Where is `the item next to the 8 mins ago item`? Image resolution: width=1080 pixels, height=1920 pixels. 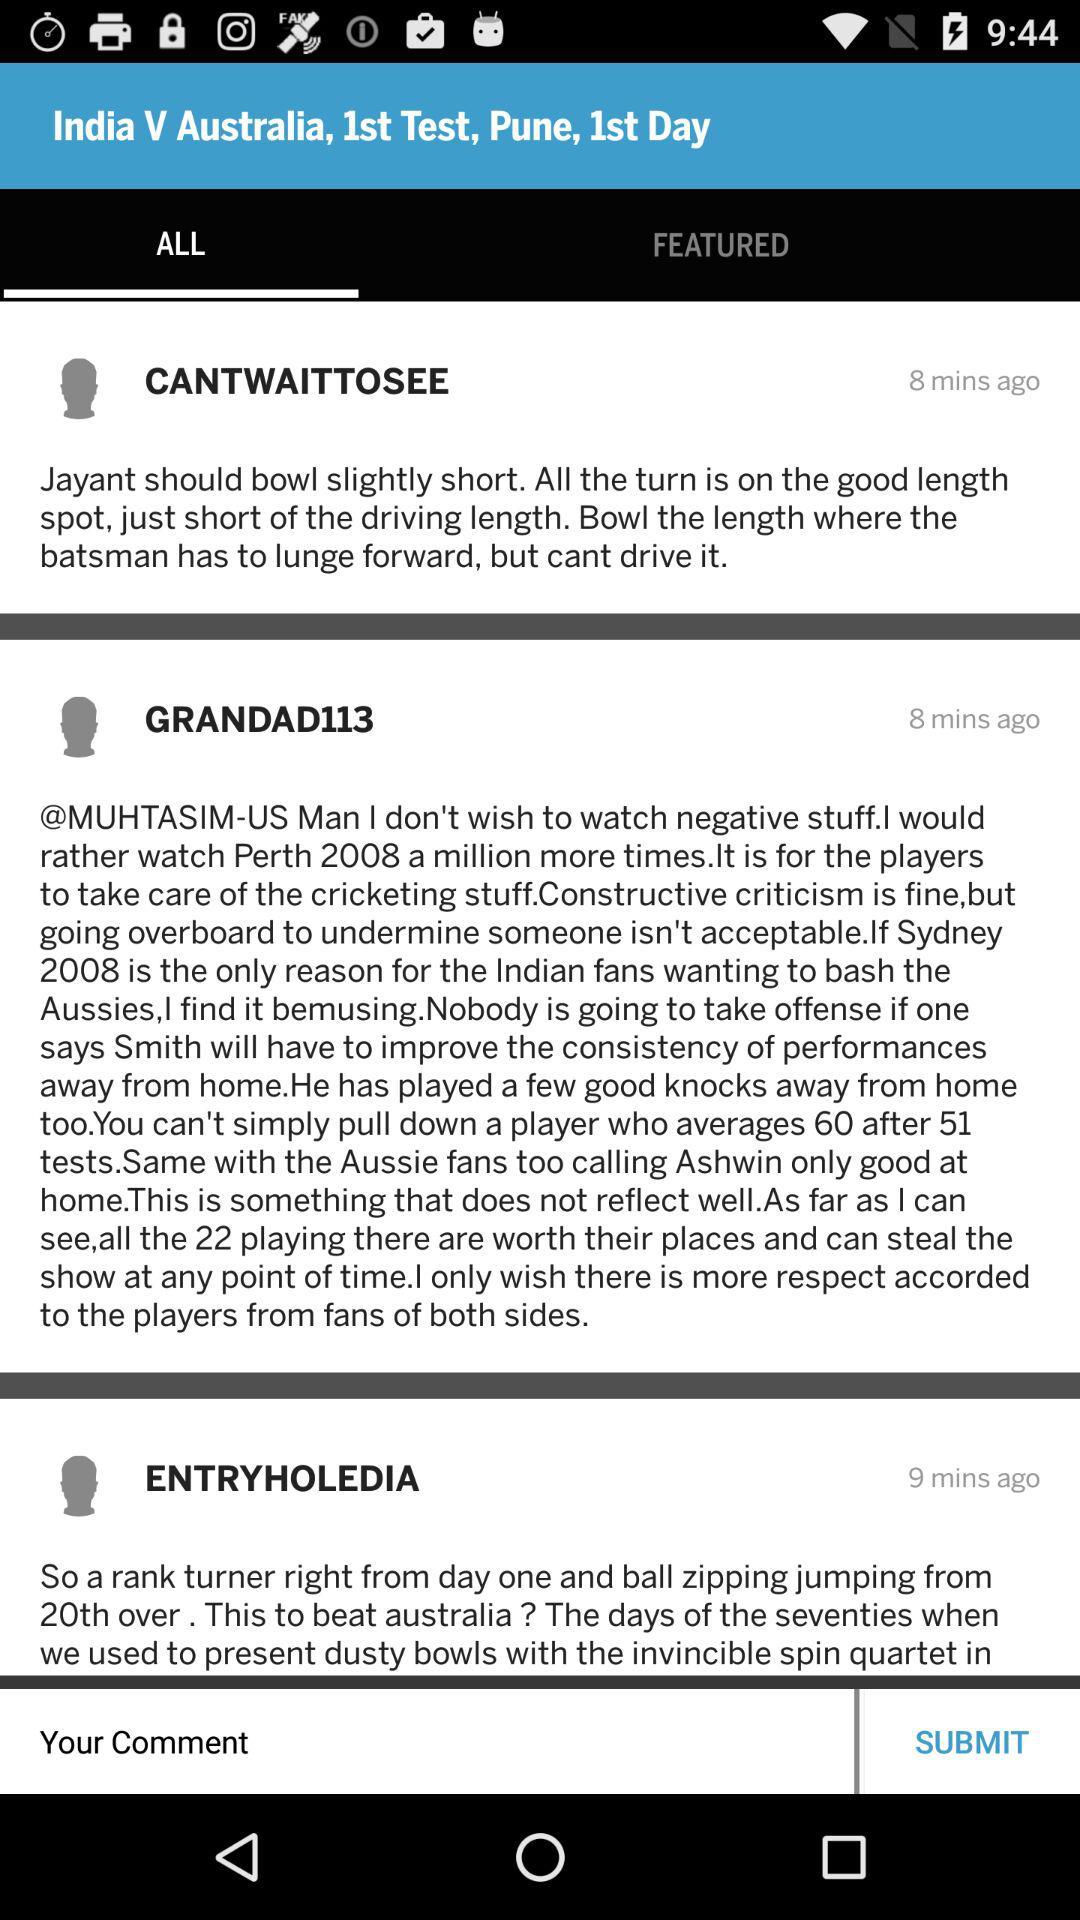 the item next to the 8 mins ago item is located at coordinates (512, 718).